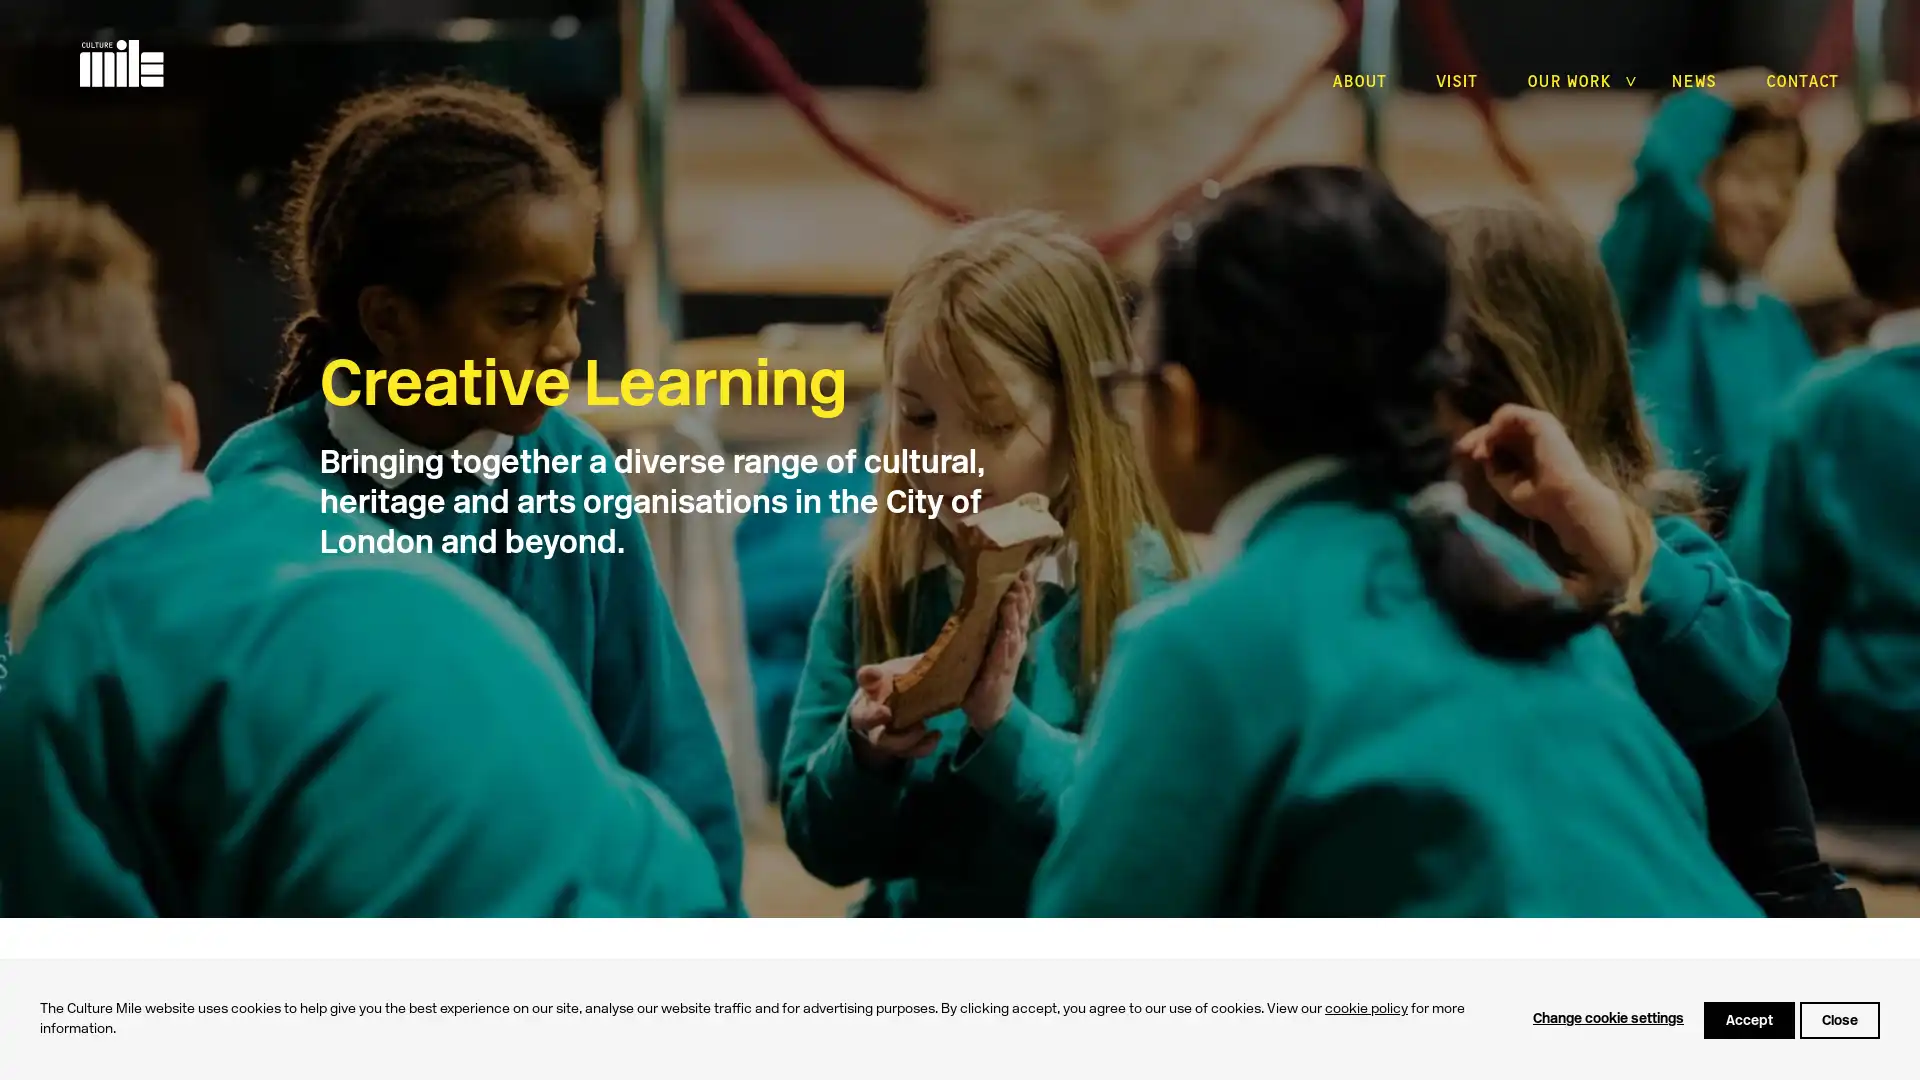  What do you see at coordinates (1608, 1019) in the screenshot?
I see `Change cookie settings` at bounding box center [1608, 1019].